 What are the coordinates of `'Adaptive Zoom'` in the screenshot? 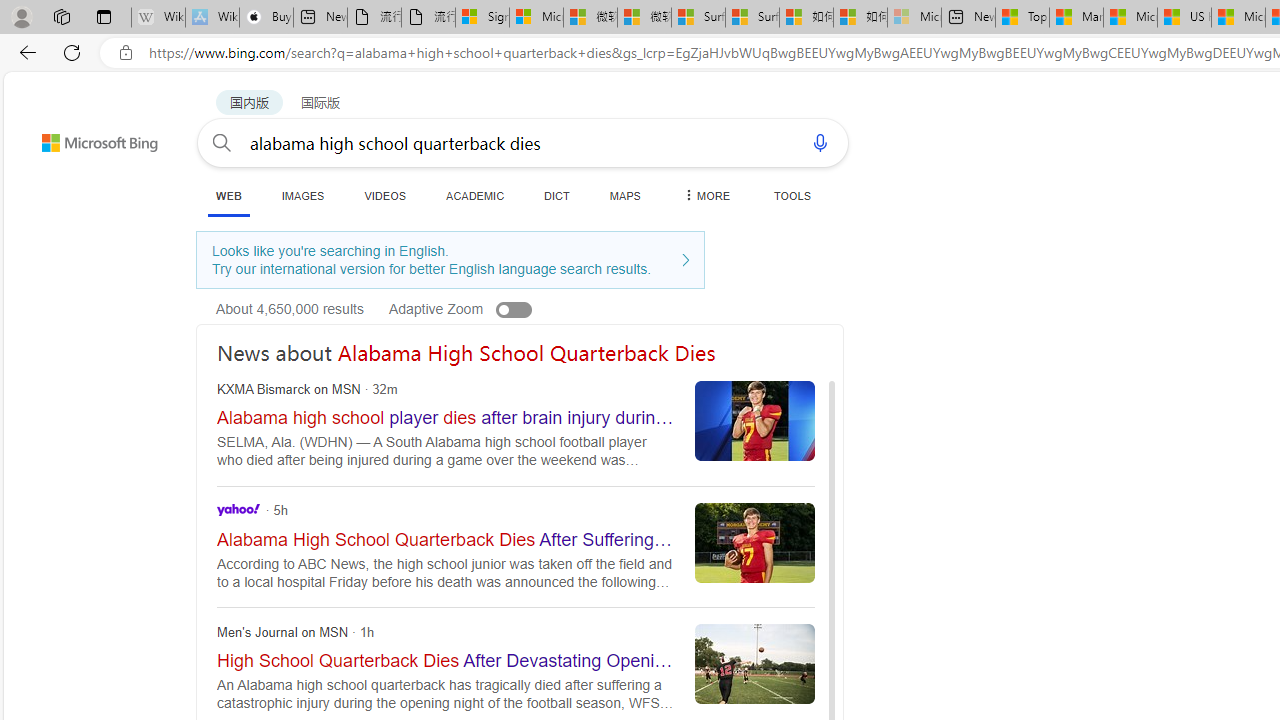 It's located at (481, 308).